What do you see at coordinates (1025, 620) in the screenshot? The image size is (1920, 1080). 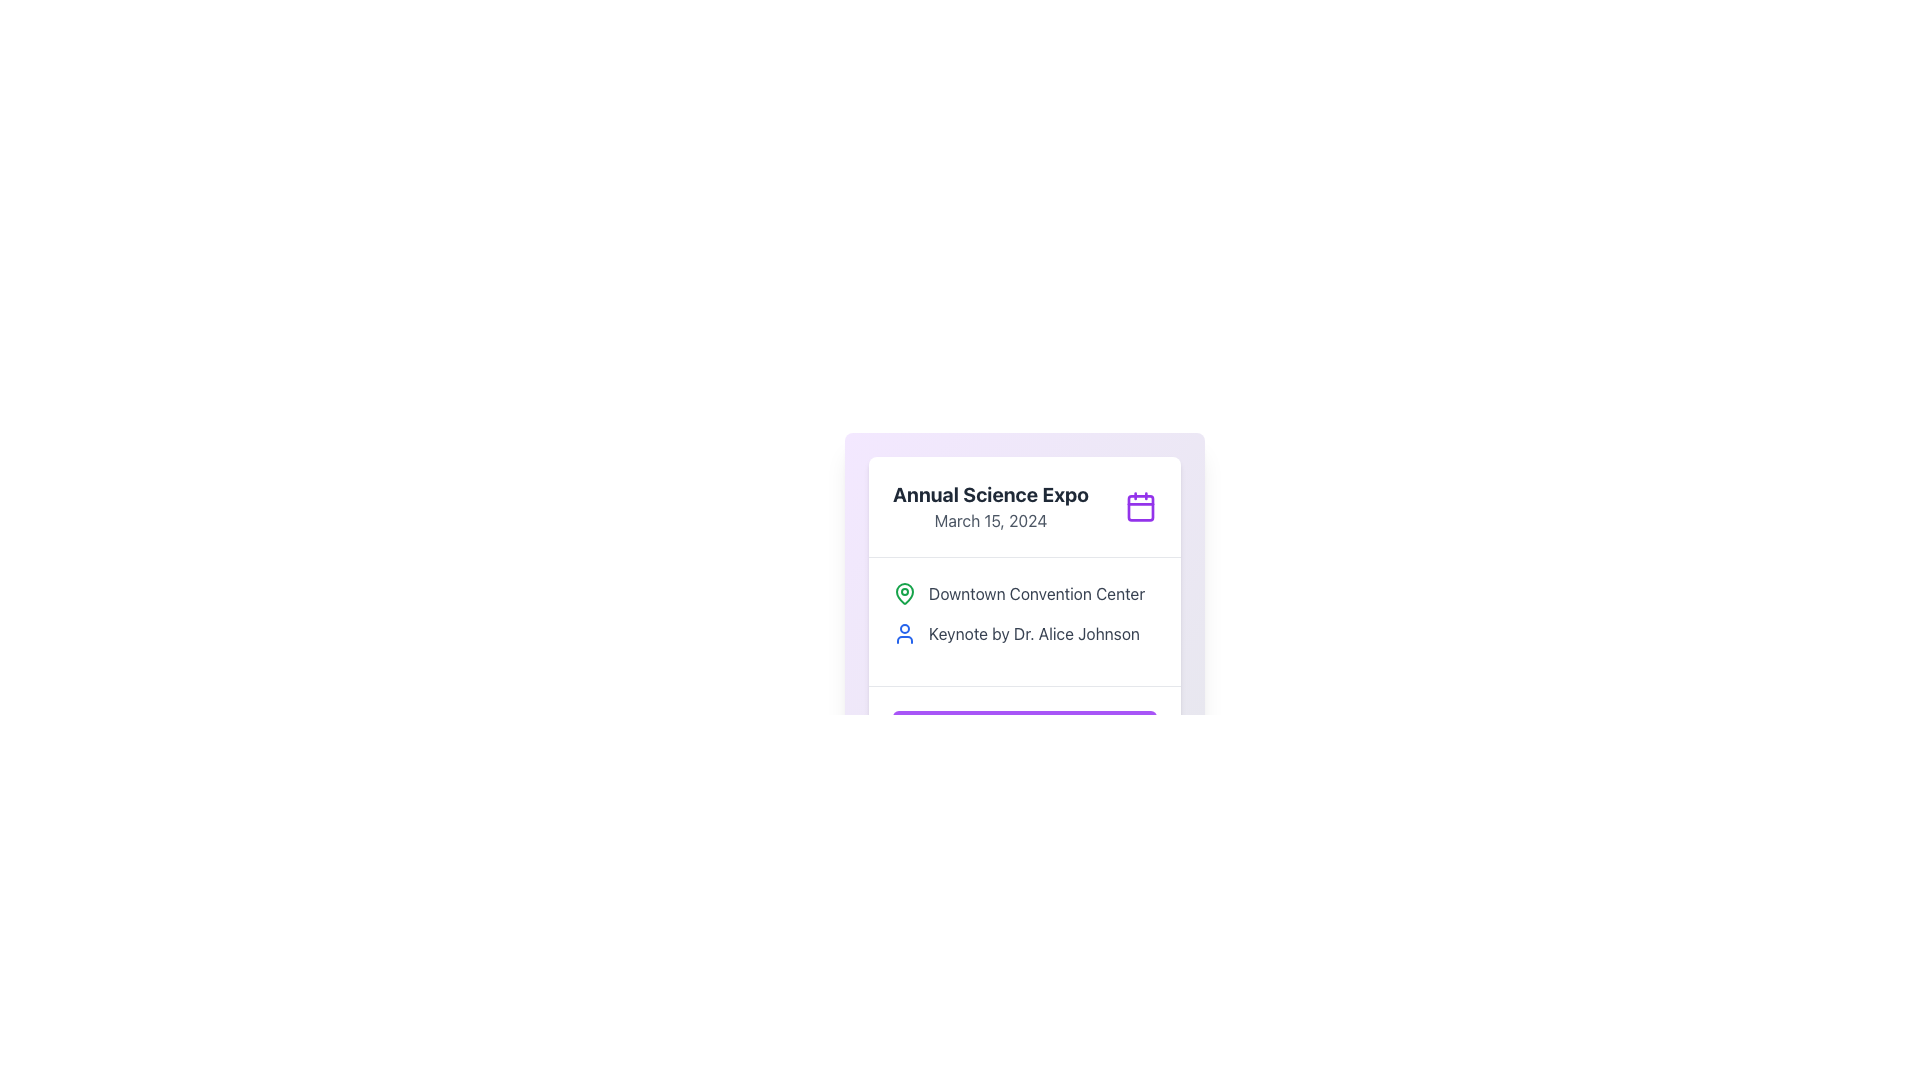 I see `Information Display Section that provides details about the event's venue and keynote speaker, located below the 'Annual Science Expo' header` at bounding box center [1025, 620].